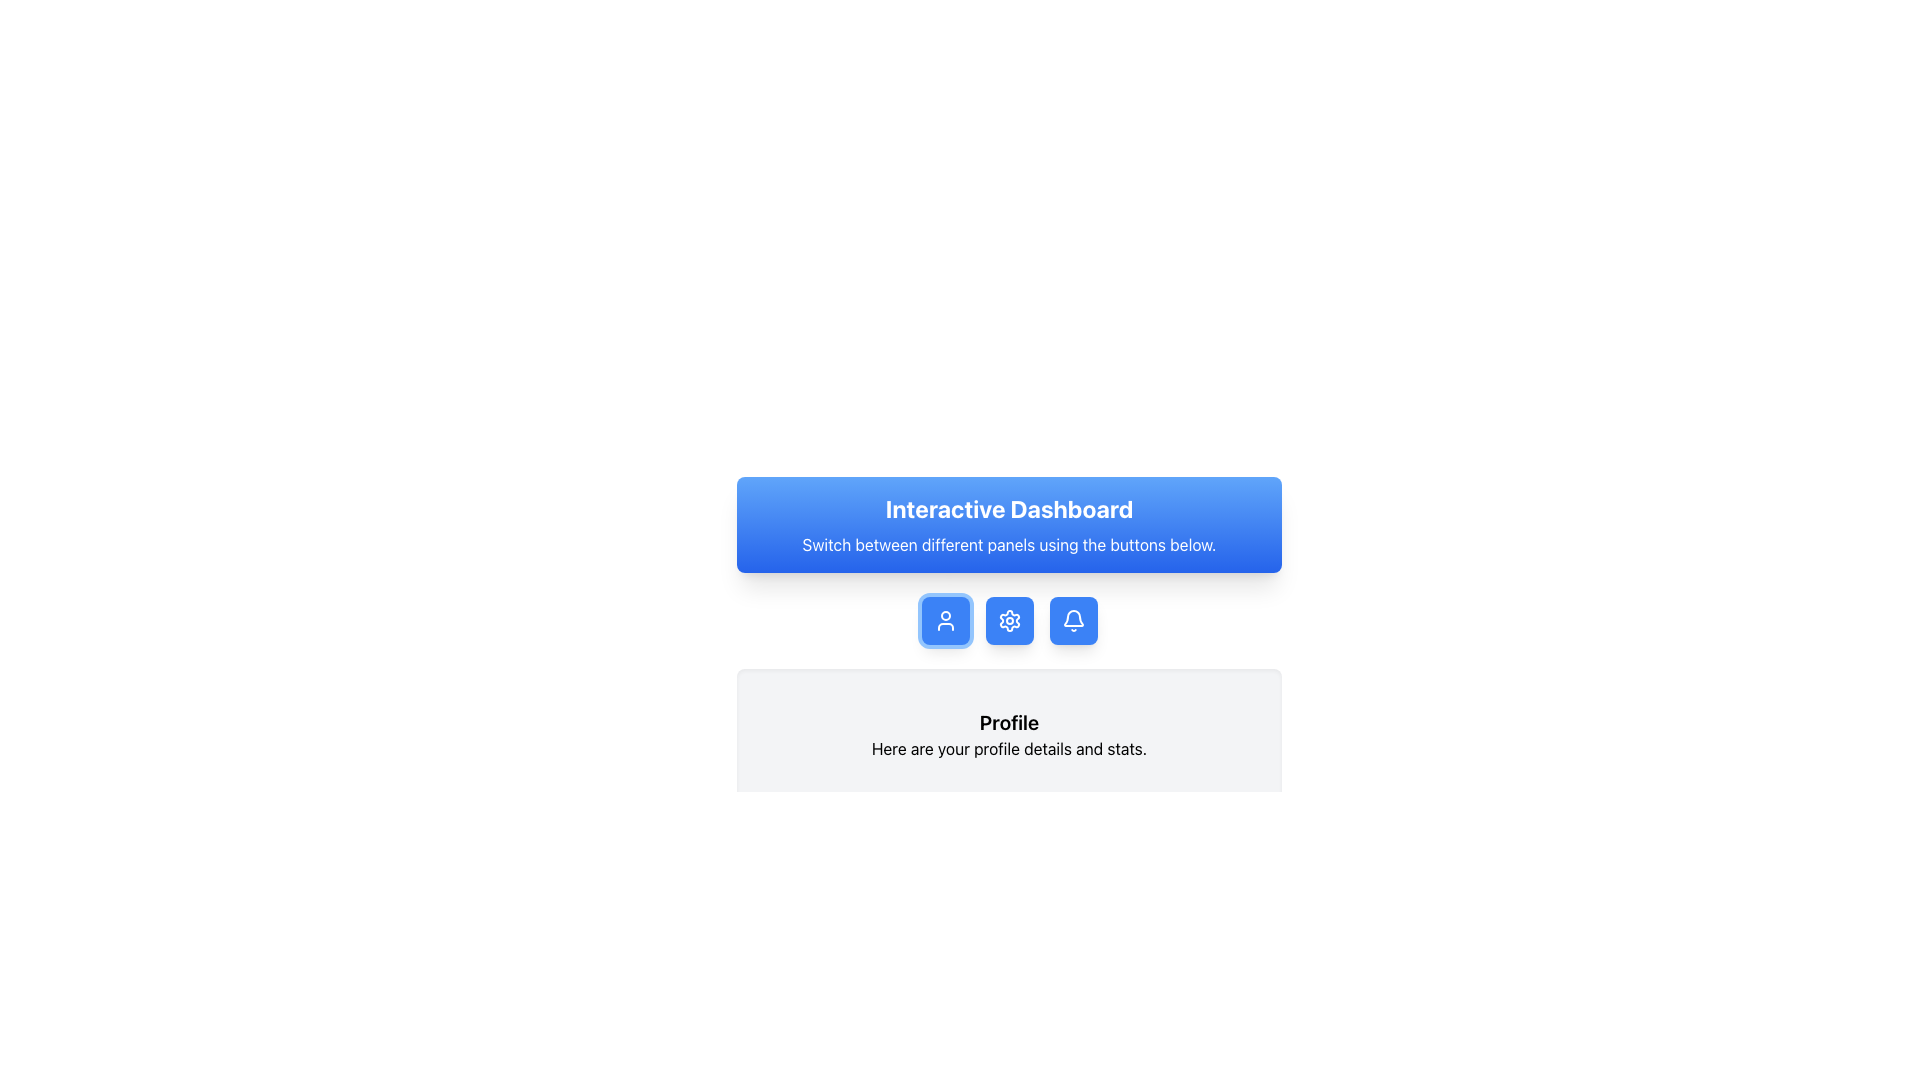 The height and width of the screenshot is (1080, 1920). What do you see at coordinates (1009, 613) in the screenshot?
I see `the rectangular panel titled 'Interactive Dashboard'` at bounding box center [1009, 613].